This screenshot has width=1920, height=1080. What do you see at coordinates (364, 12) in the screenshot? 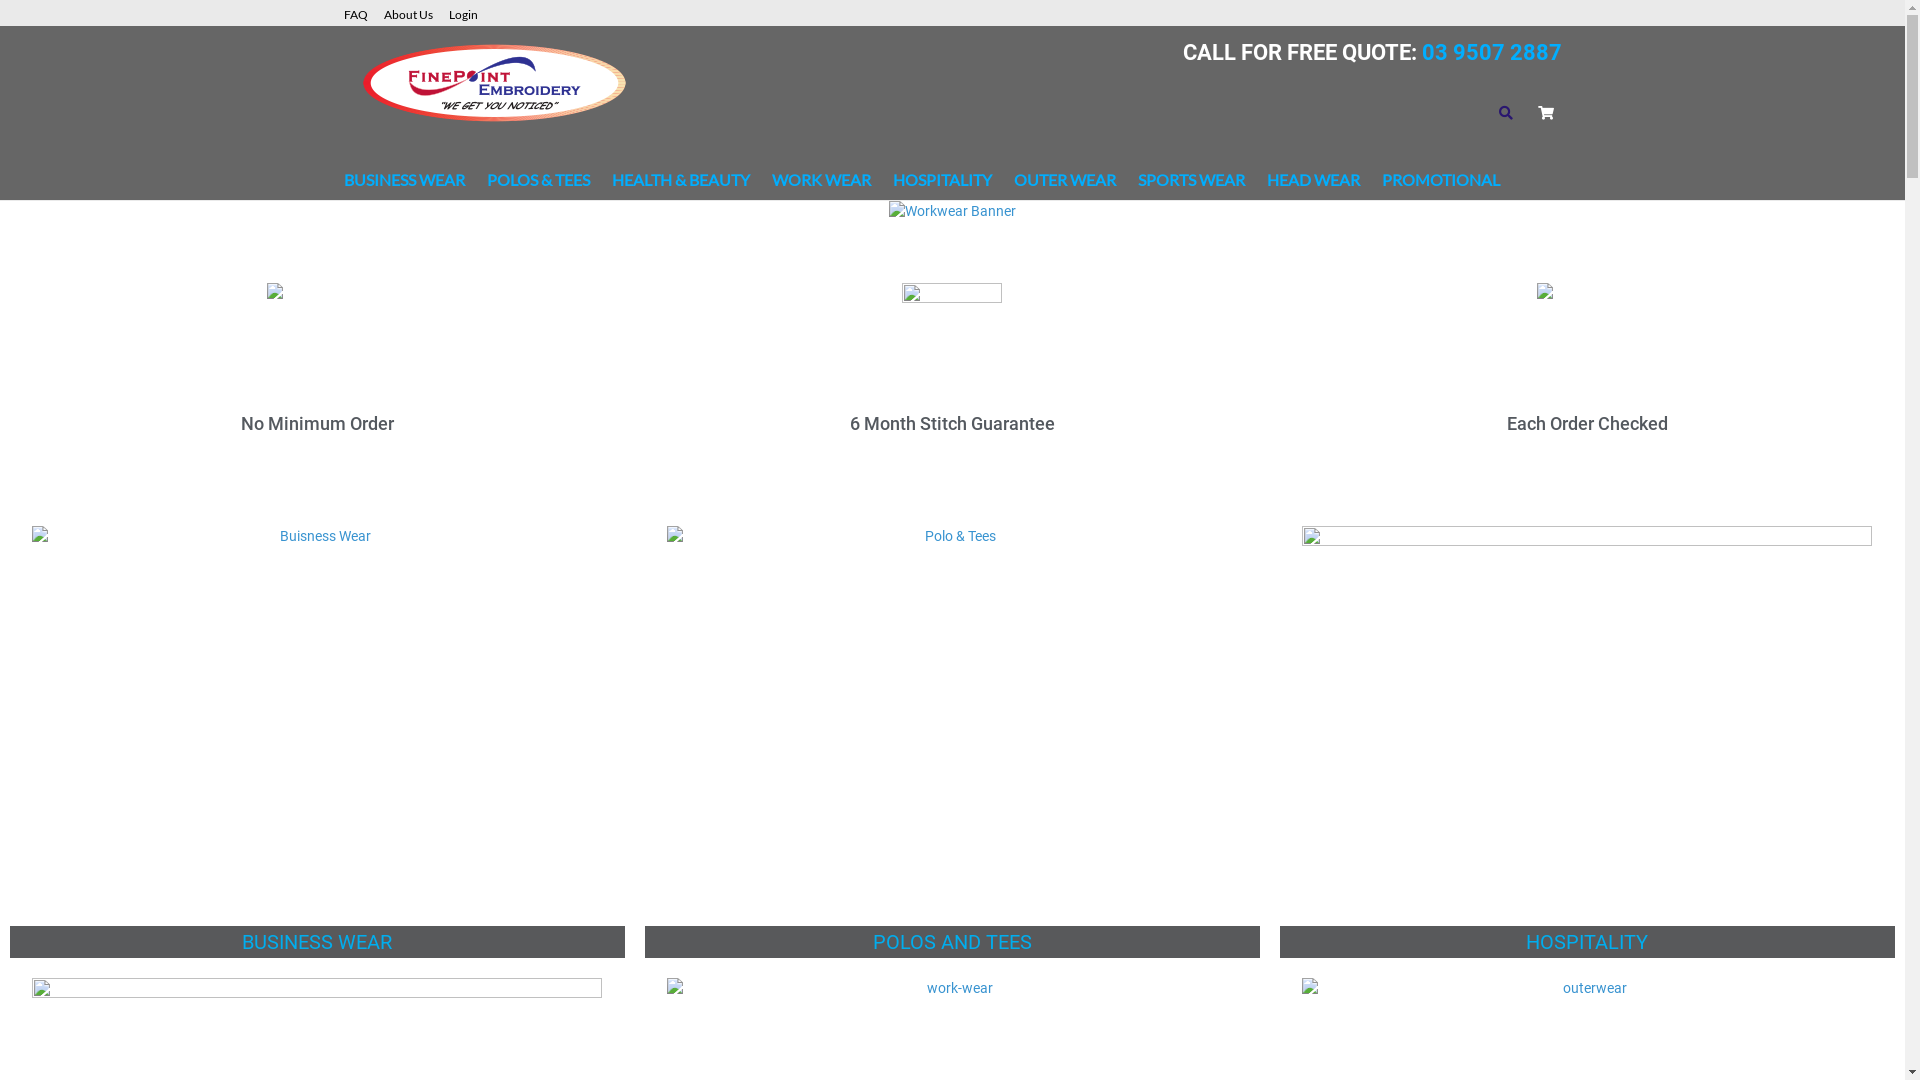
I see `'FAQ'` at bounding box center [364, 12].